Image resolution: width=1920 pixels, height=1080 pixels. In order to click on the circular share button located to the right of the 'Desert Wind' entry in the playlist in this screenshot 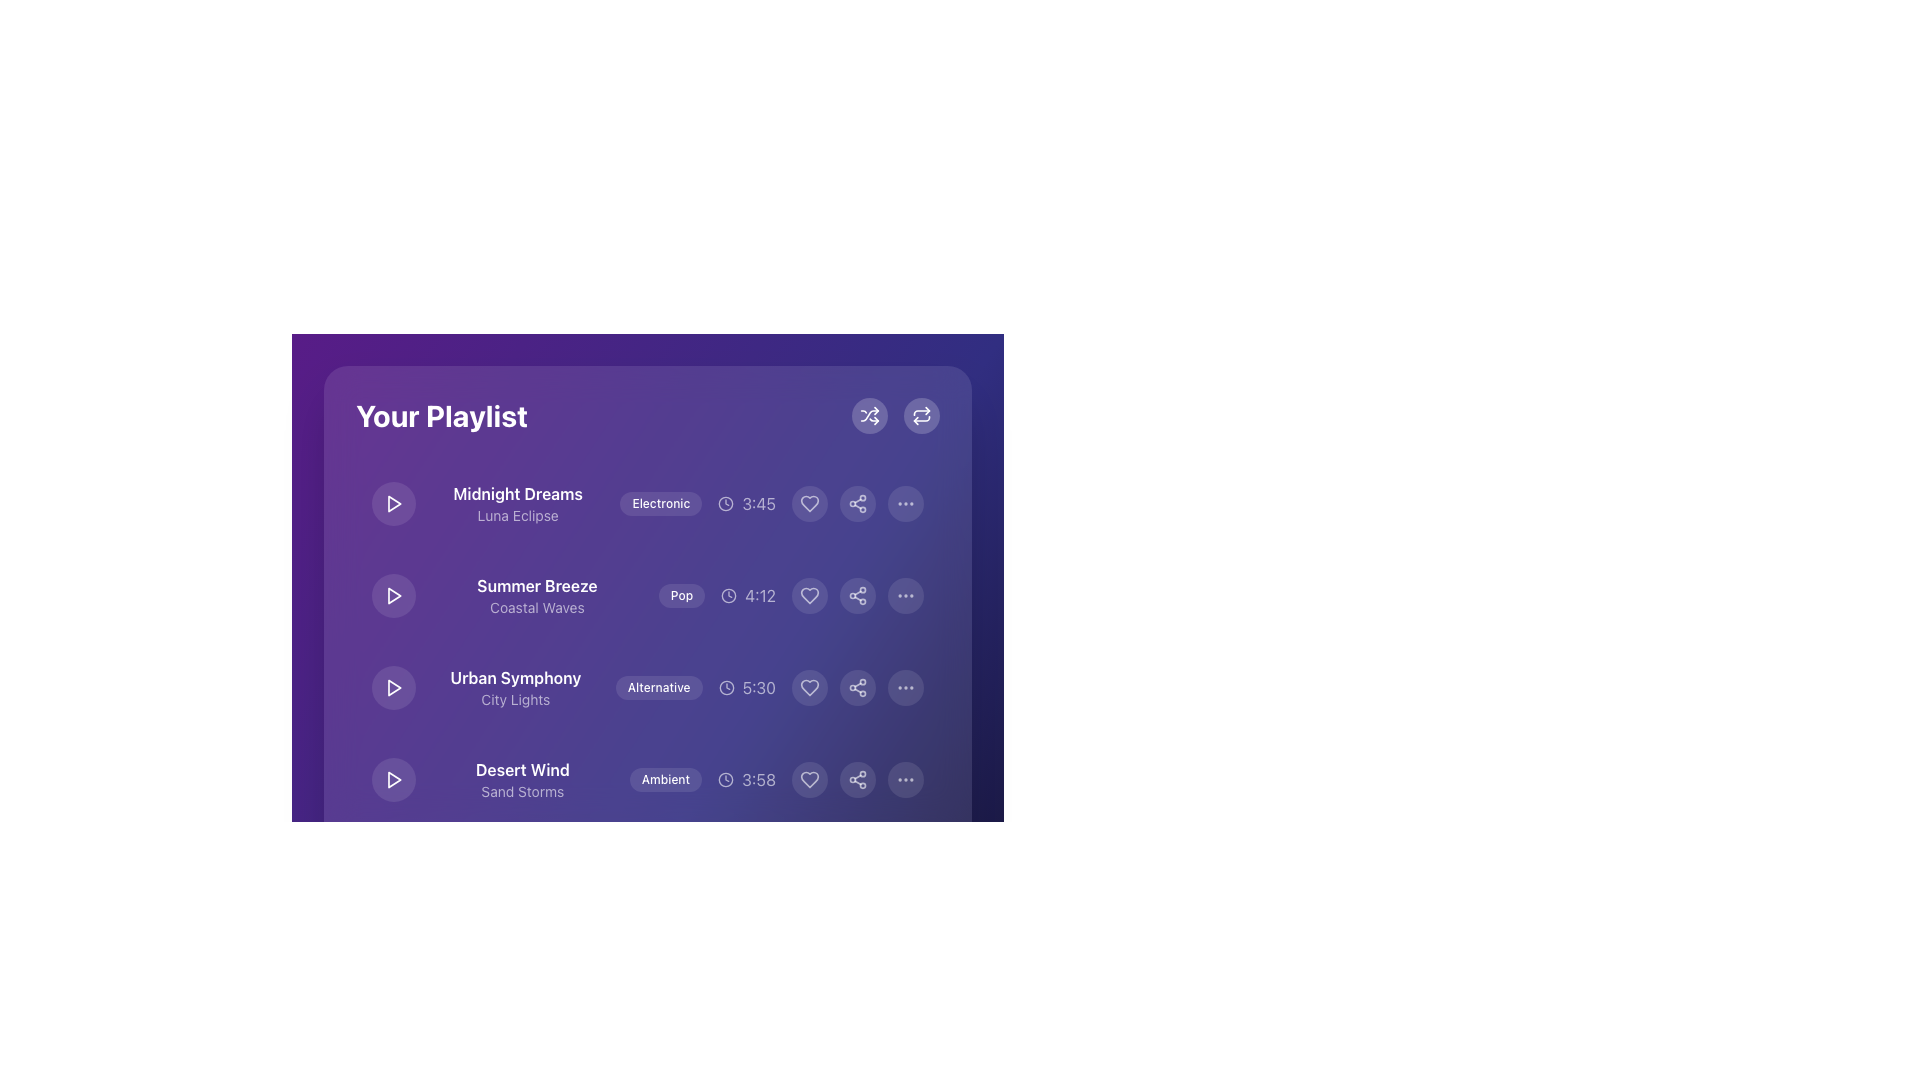, I will do `click(858, 778)`.